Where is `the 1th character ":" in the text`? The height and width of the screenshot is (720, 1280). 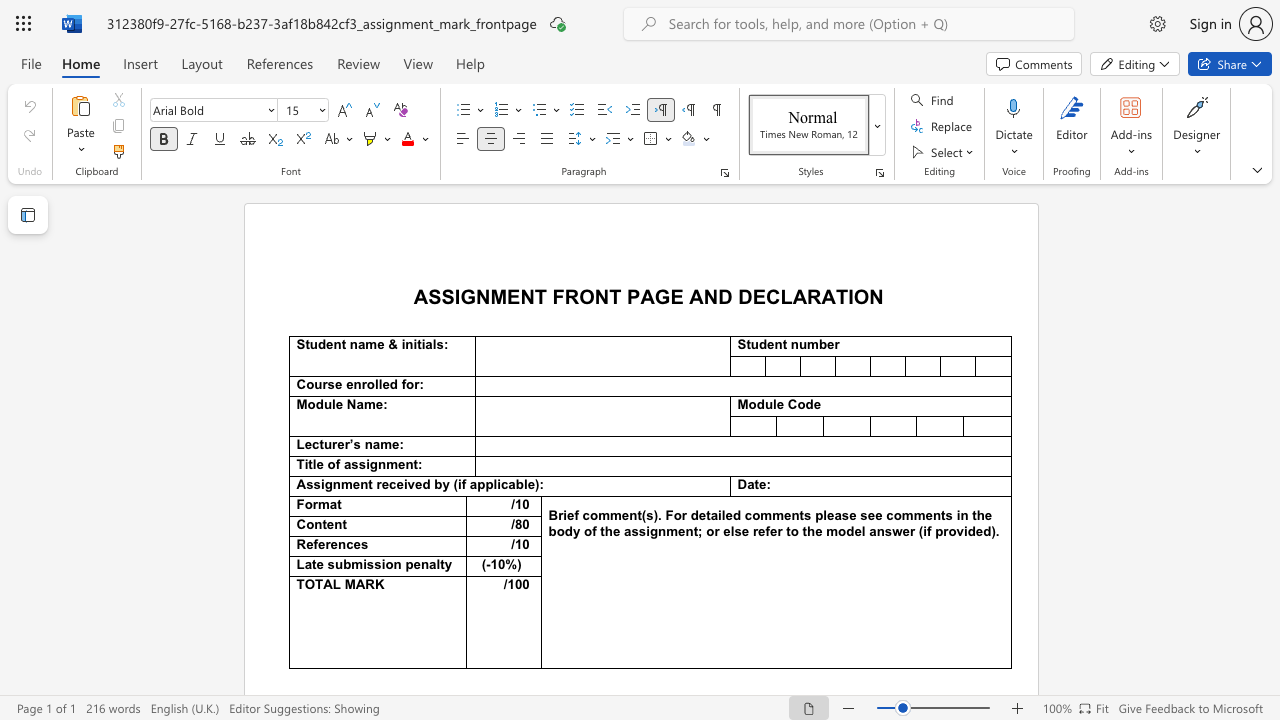 the 1th character ":" in the text is located at coordinates (420, 384).